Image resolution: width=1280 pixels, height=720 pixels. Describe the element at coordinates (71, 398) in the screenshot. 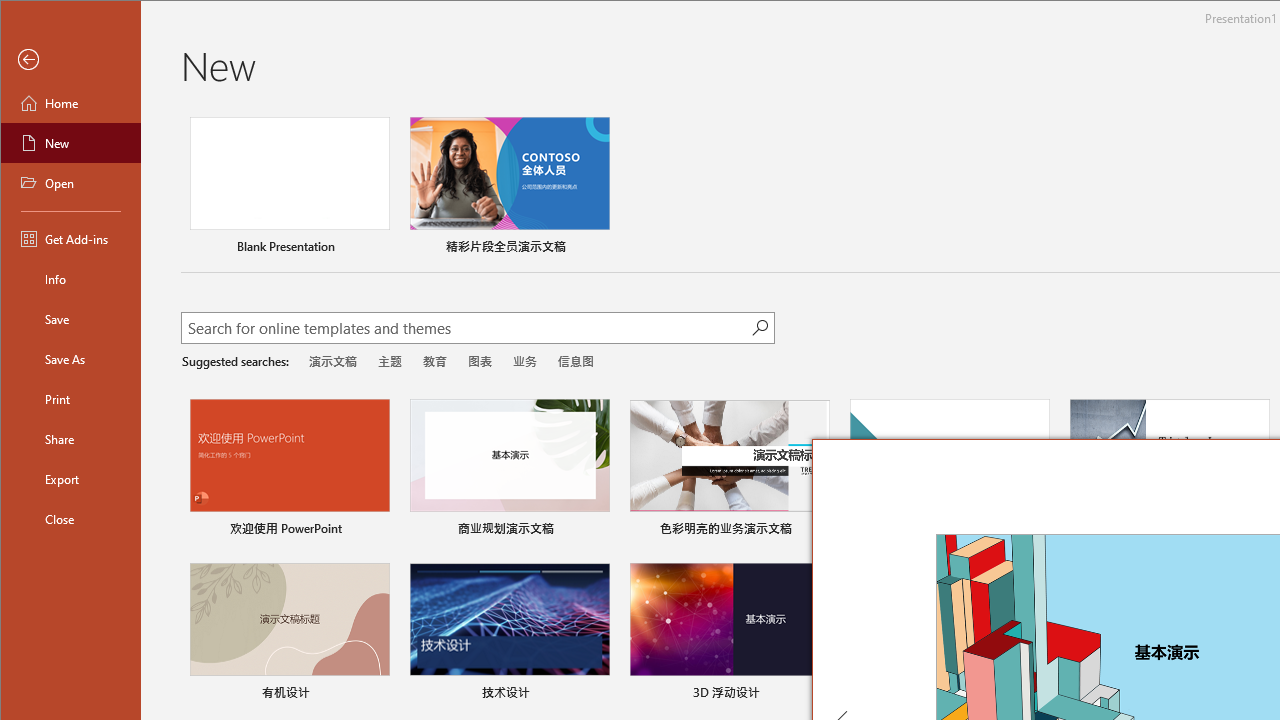

I see `'Print'` at that location.